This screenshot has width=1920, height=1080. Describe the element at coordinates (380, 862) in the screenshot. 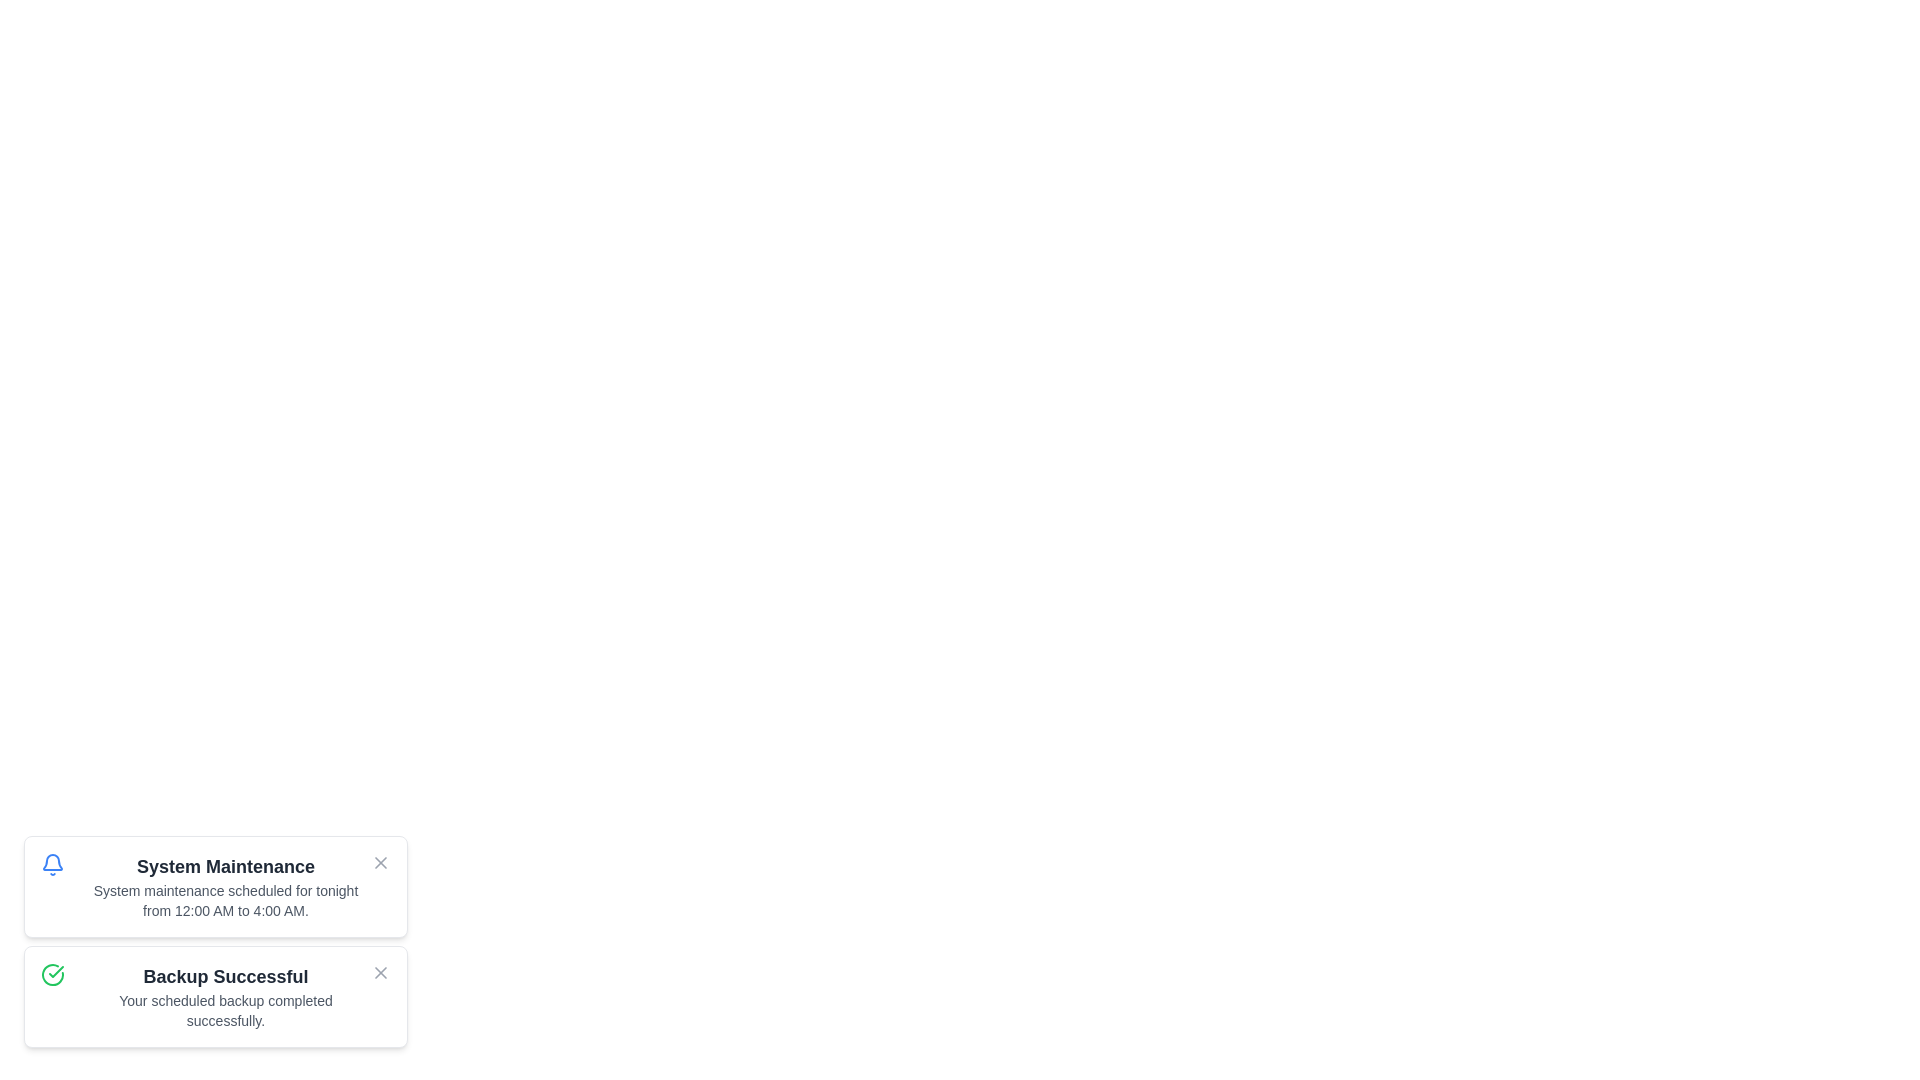

I see `the 'X' icon in the top-right corner of the 'System Maintenance' notification, which signifies a close or remove action` at that location.